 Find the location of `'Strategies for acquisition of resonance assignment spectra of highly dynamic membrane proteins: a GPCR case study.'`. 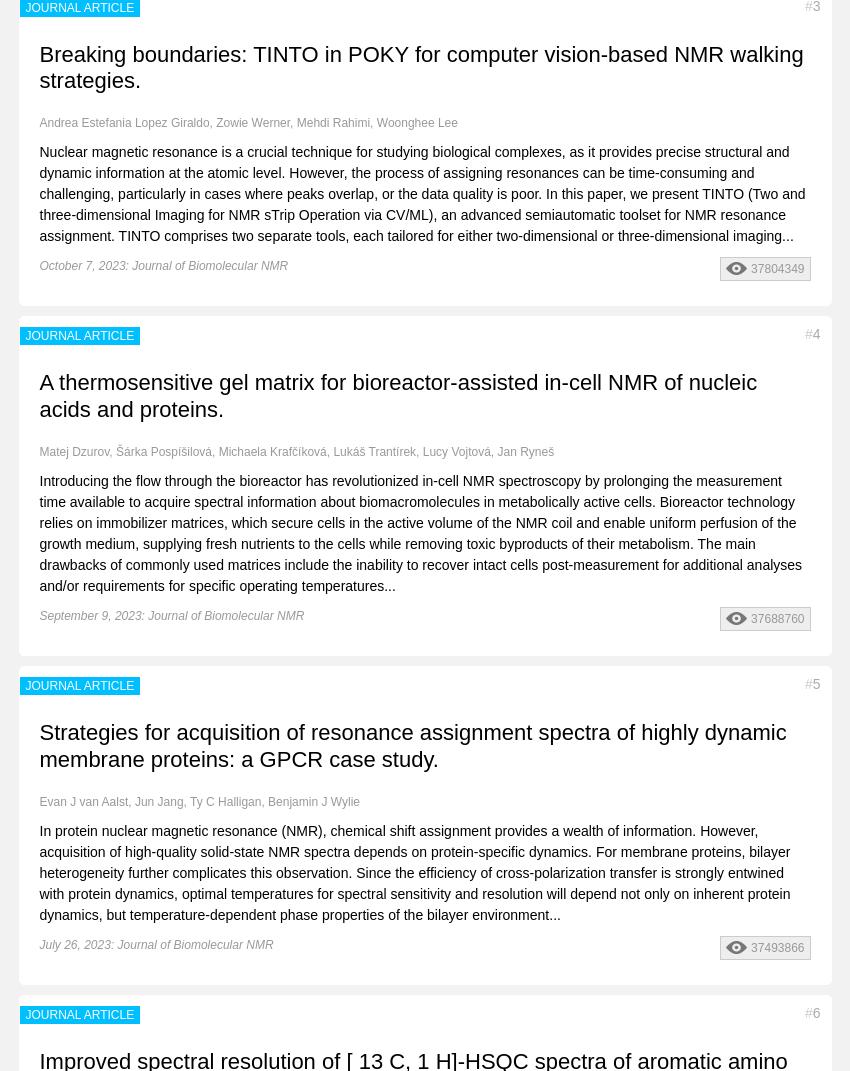

'Strategies for acquisition of resonance assignment spectra of highly dynamic membrane proteins: a GPCR case study.' is located at coordinates (412, 745).